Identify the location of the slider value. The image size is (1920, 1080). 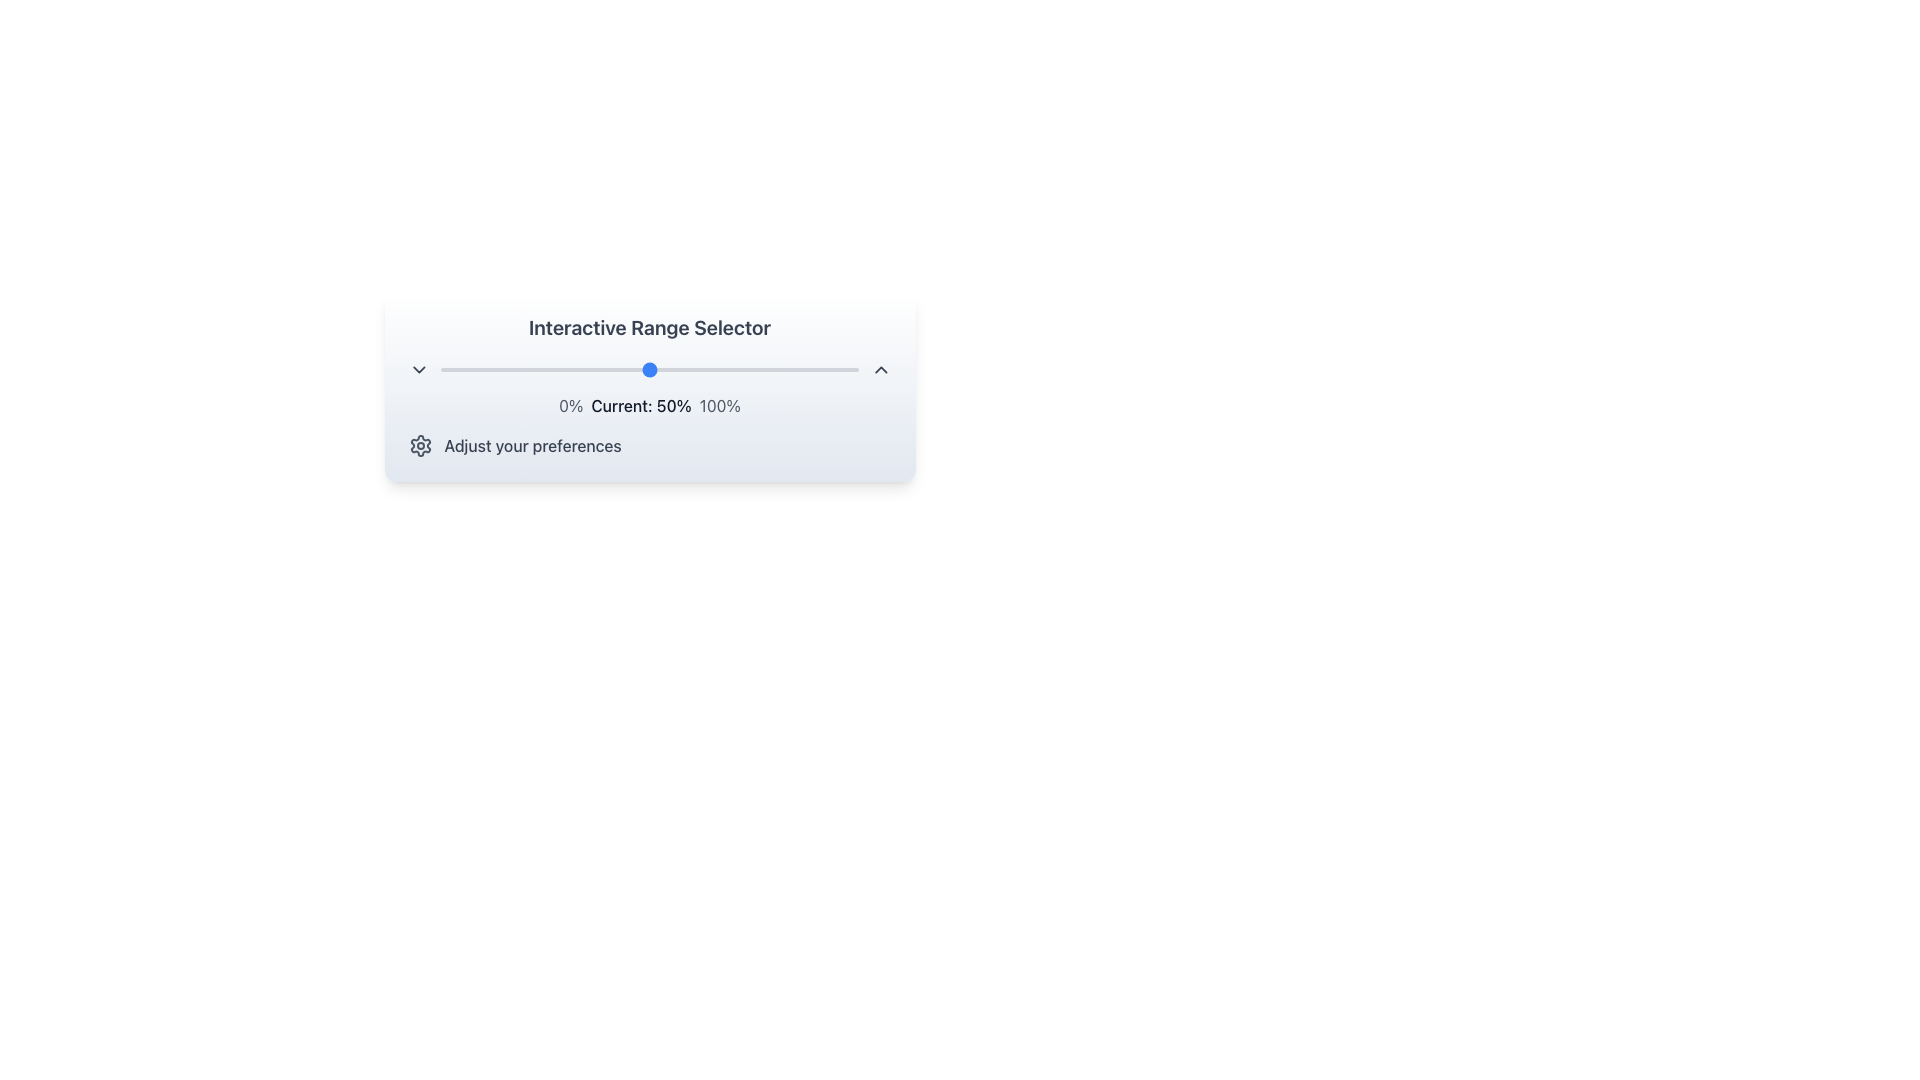
(477, 370).